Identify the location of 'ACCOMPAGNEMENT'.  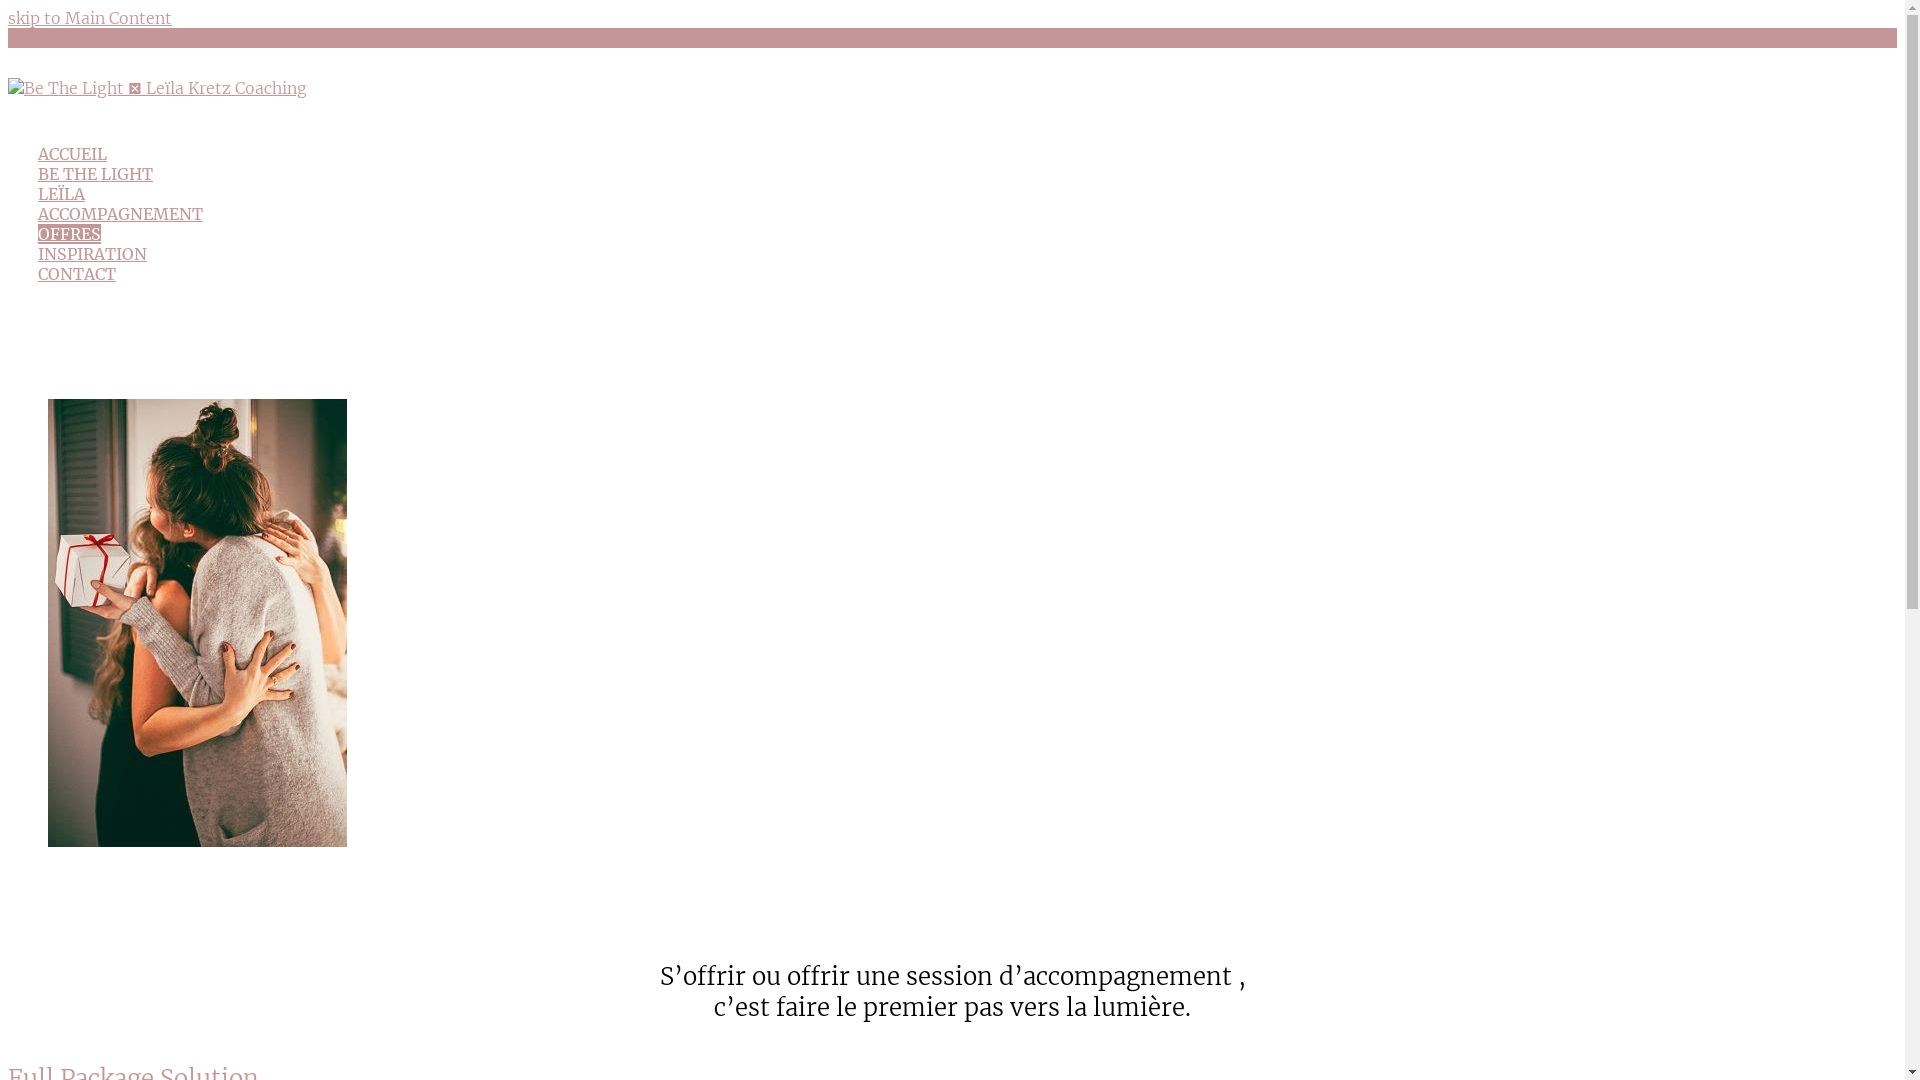
(119, 213).